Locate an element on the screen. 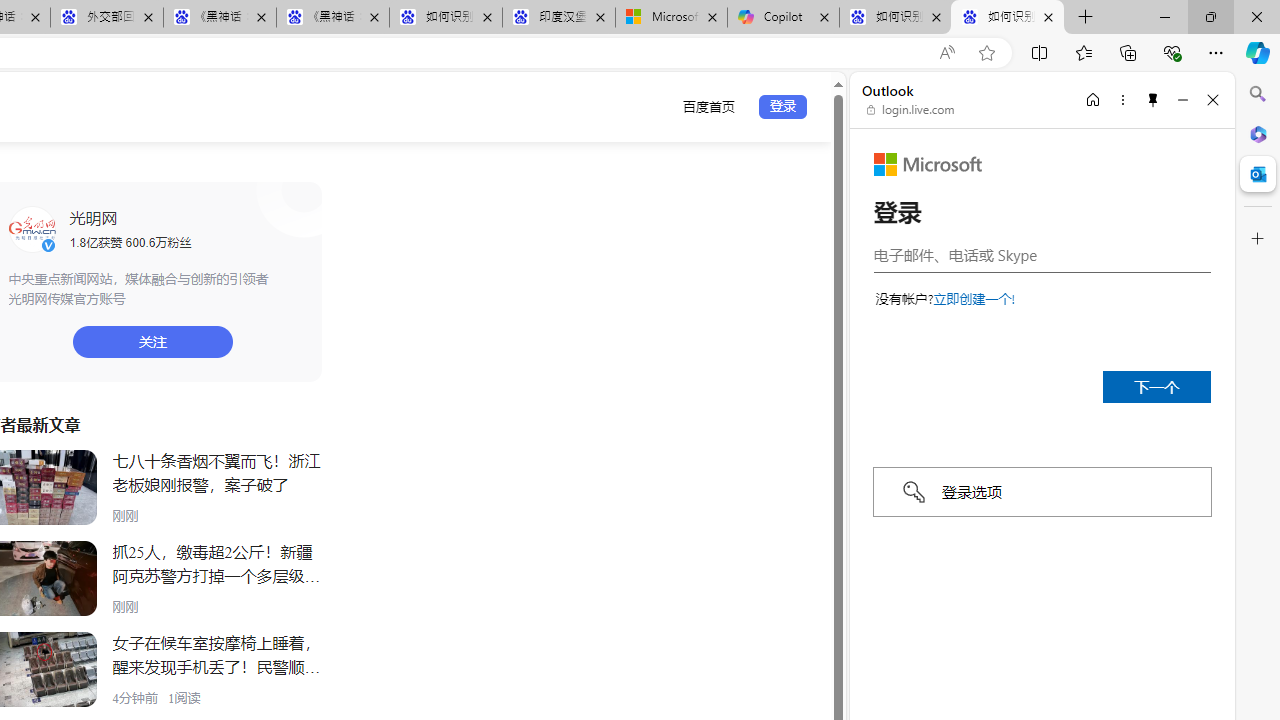  'login.live.com' is located at coordinates (910, 110).